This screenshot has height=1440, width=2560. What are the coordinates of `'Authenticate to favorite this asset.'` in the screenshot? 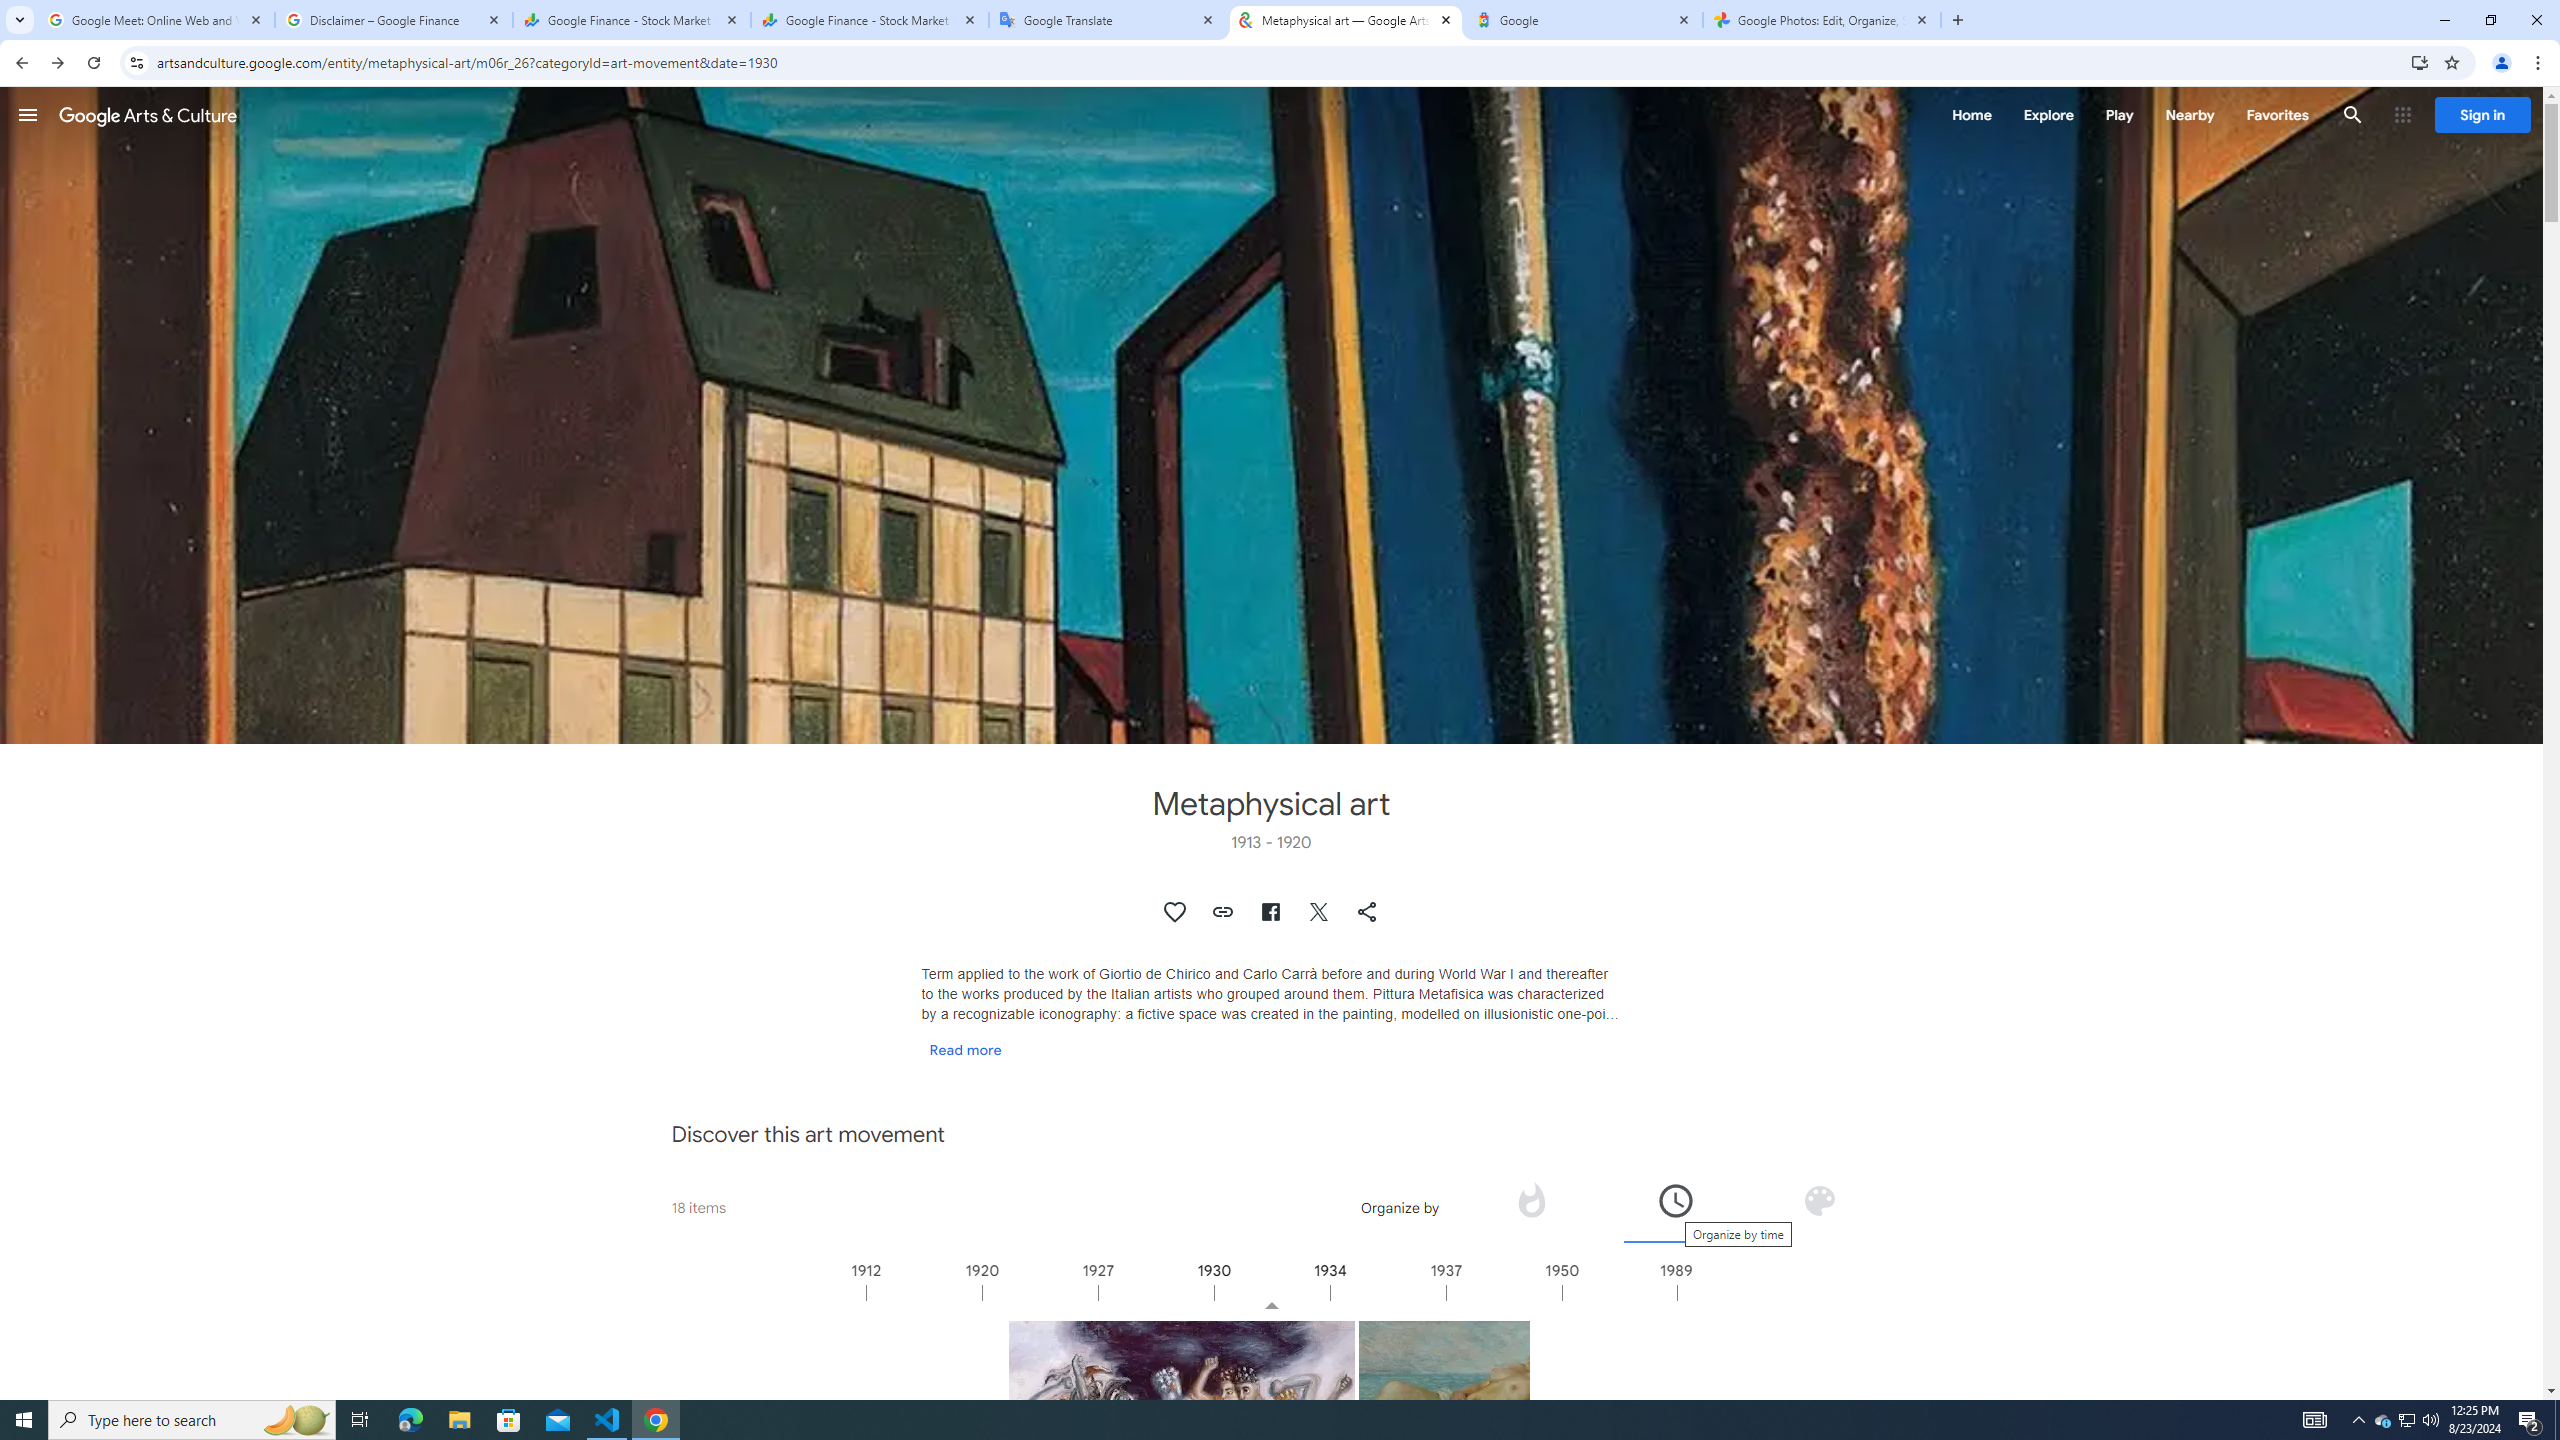 It's located at (1175, 911).